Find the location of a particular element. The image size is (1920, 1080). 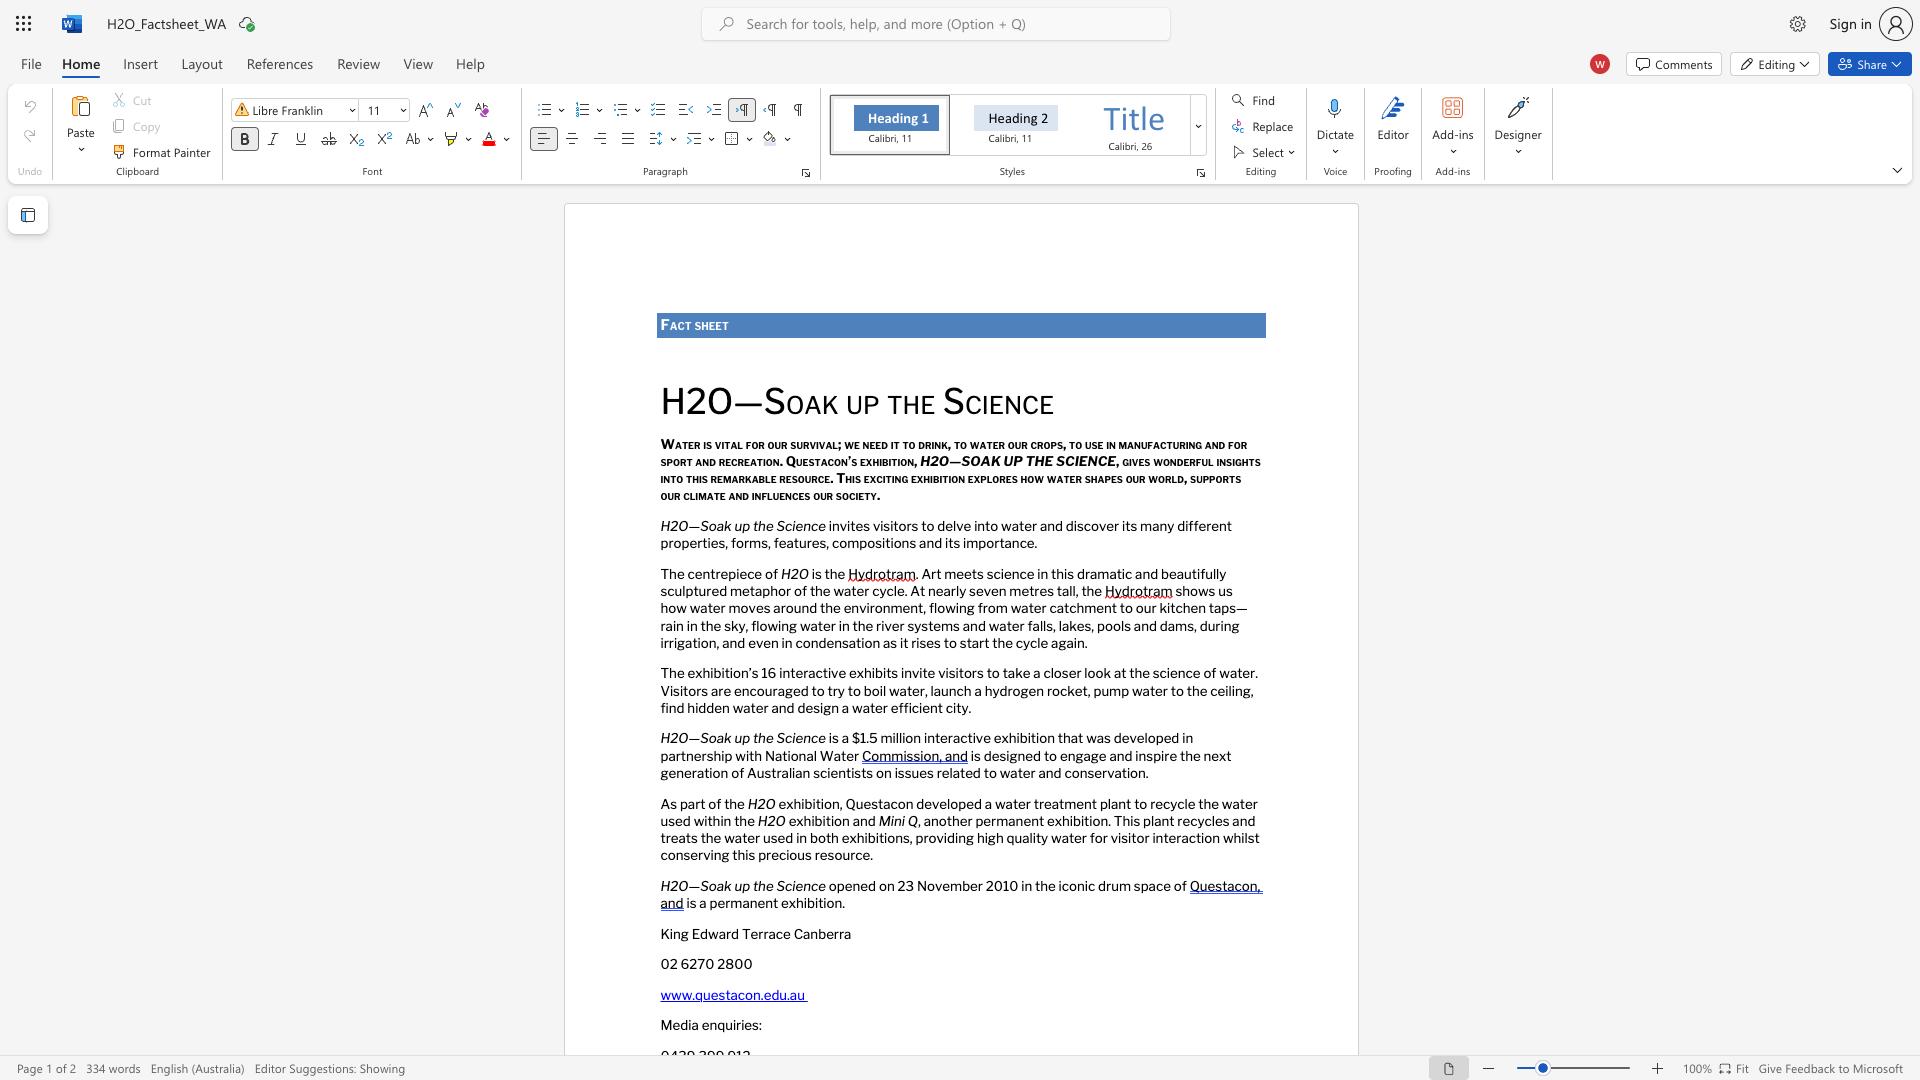

the subset text "er. Visitors are encouraged to try to boil water, launch a hydro" within the text "The exhibition’s 16 interactive exhibits invite visitors to take a closer look at the science of water. Visitors are encouraged to try to boil water, launch a hydrogen rocket, pump water to the ceiling, find hidden water and design a water efficient city." is located at coordinates (1241, 673).